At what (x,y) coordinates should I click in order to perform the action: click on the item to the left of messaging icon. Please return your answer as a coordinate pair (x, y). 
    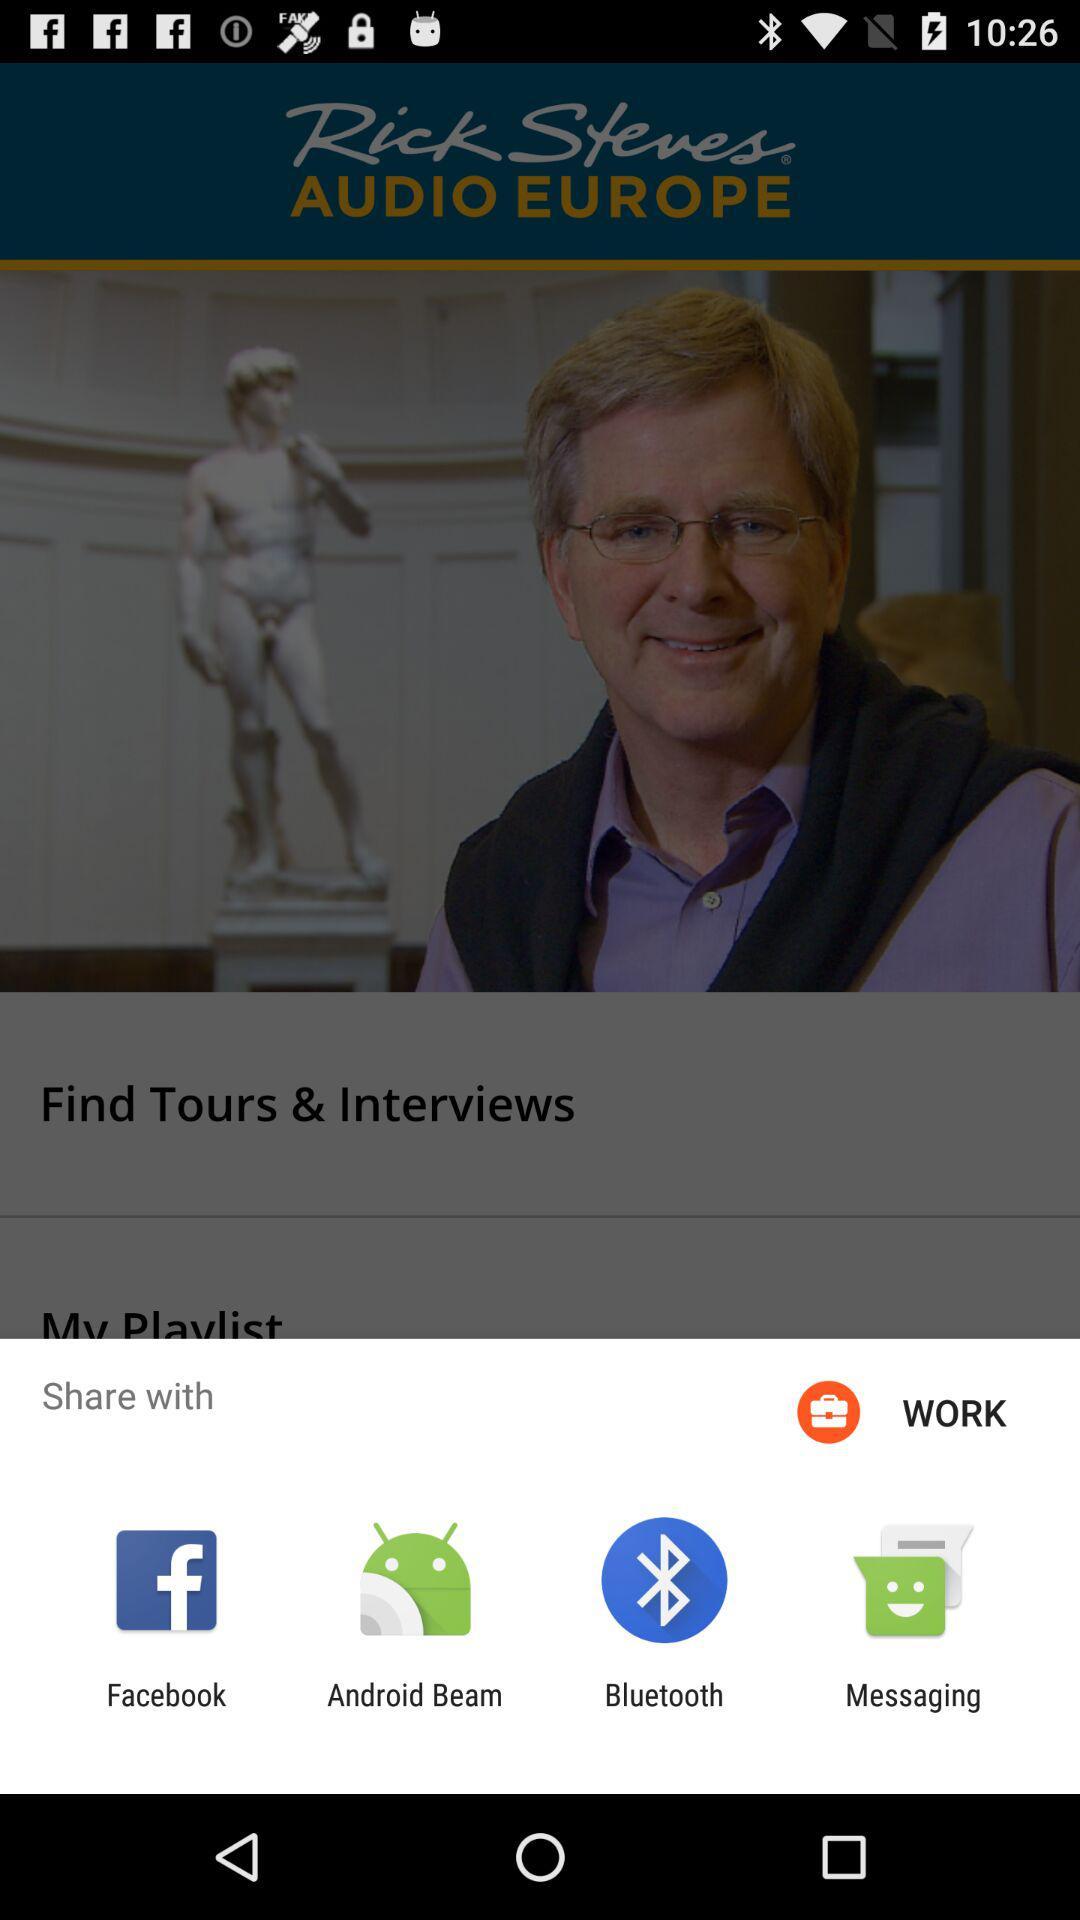
    Looking at the image, I should click on (664, 1711).